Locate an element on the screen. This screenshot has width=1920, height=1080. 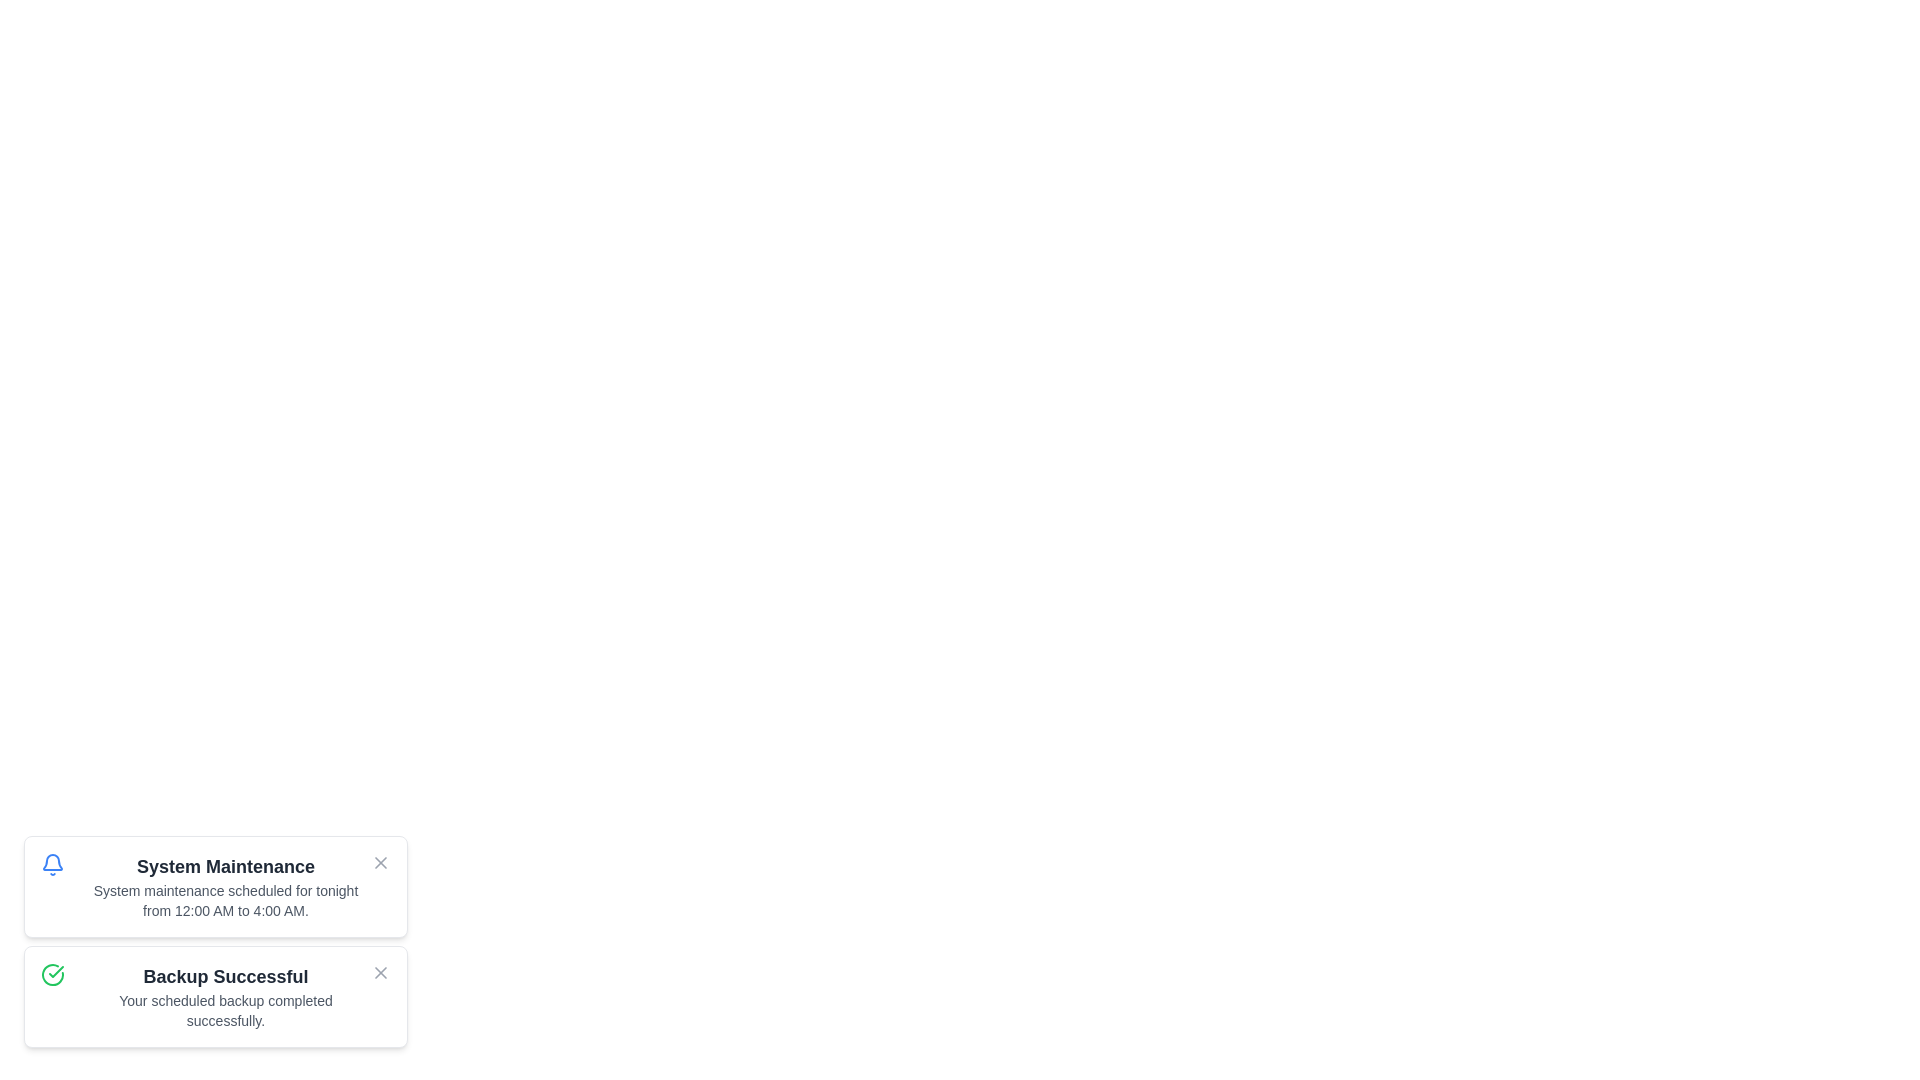
the text string reading 'Your scheduled backup completed successfully.' which is located below the header 'Backup Successful' in the notification card is located at coordinates (225, 1010).